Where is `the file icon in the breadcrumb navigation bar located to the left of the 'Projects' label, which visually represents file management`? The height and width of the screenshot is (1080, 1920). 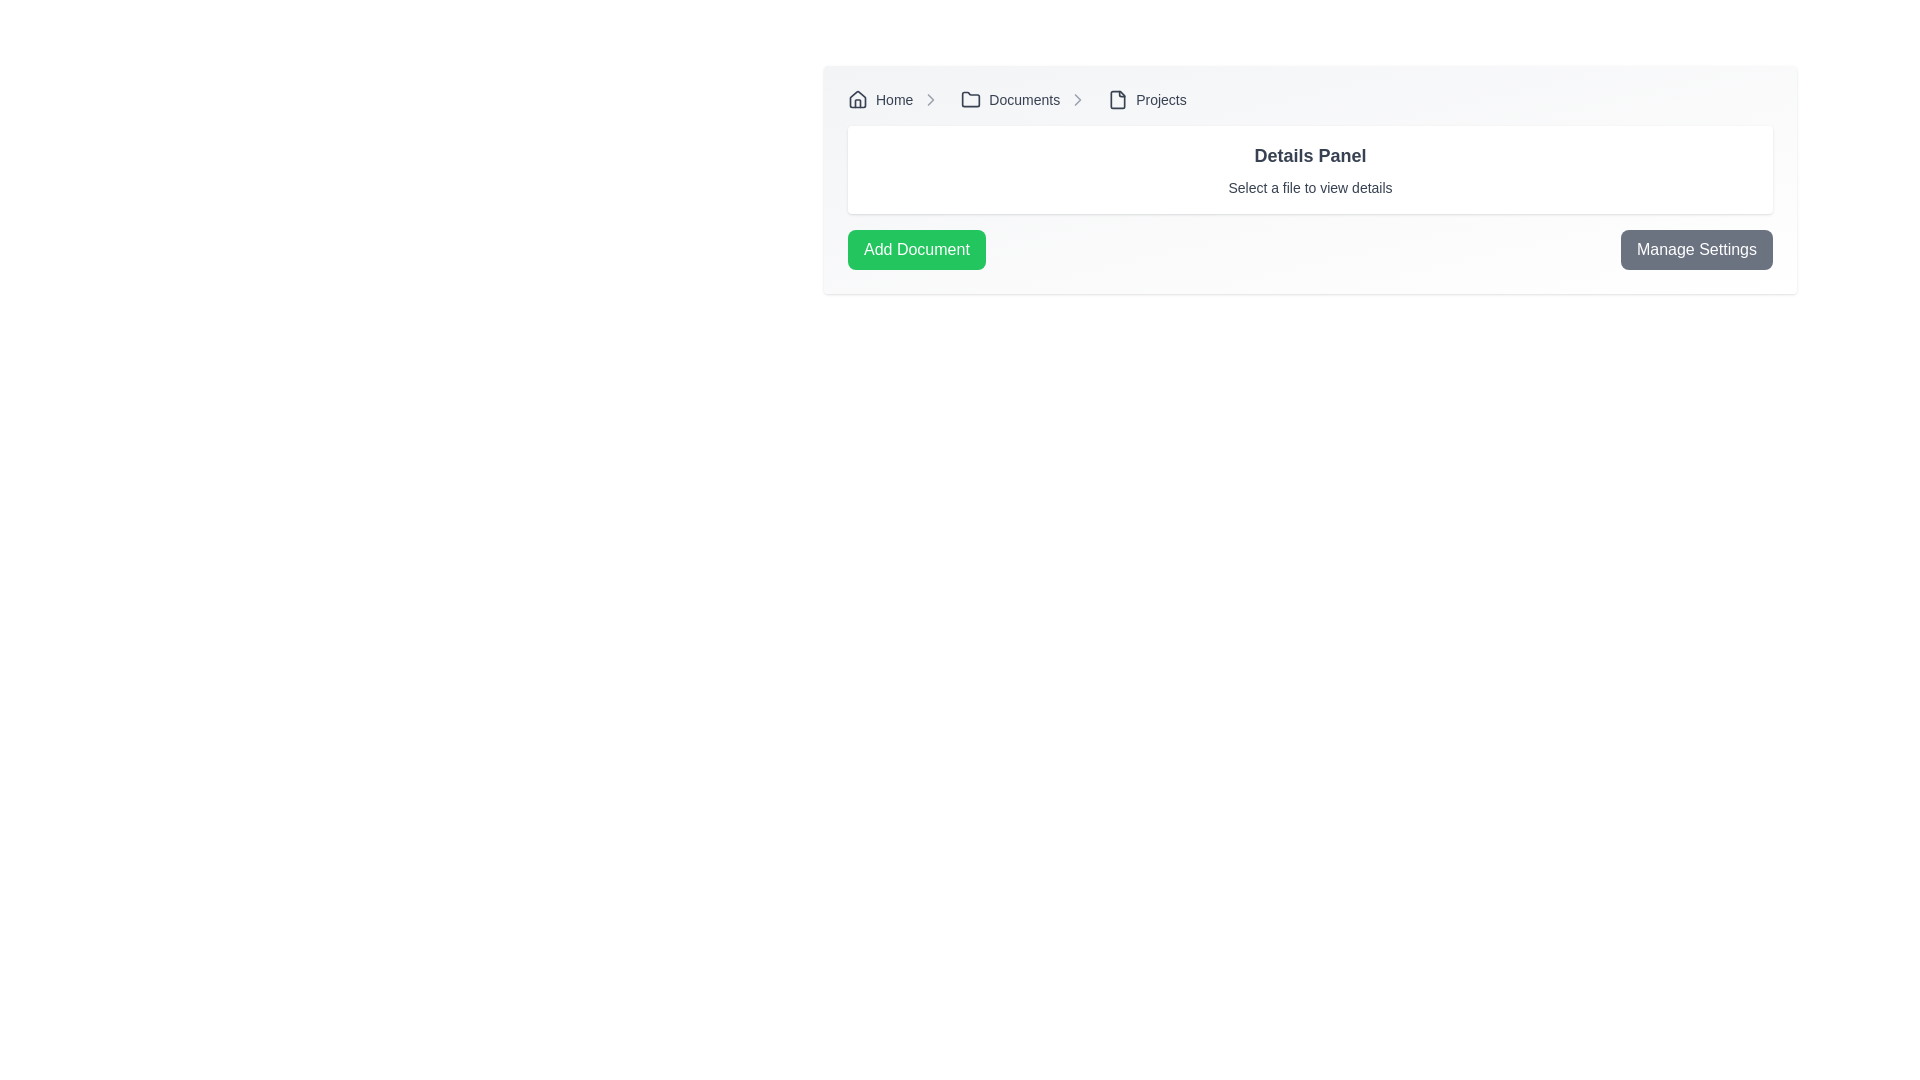 the file icon in the breadcrumb navigation bar located to the left of the 'Projects' label, which visually represents file management is located at coordinates (1117, 100).